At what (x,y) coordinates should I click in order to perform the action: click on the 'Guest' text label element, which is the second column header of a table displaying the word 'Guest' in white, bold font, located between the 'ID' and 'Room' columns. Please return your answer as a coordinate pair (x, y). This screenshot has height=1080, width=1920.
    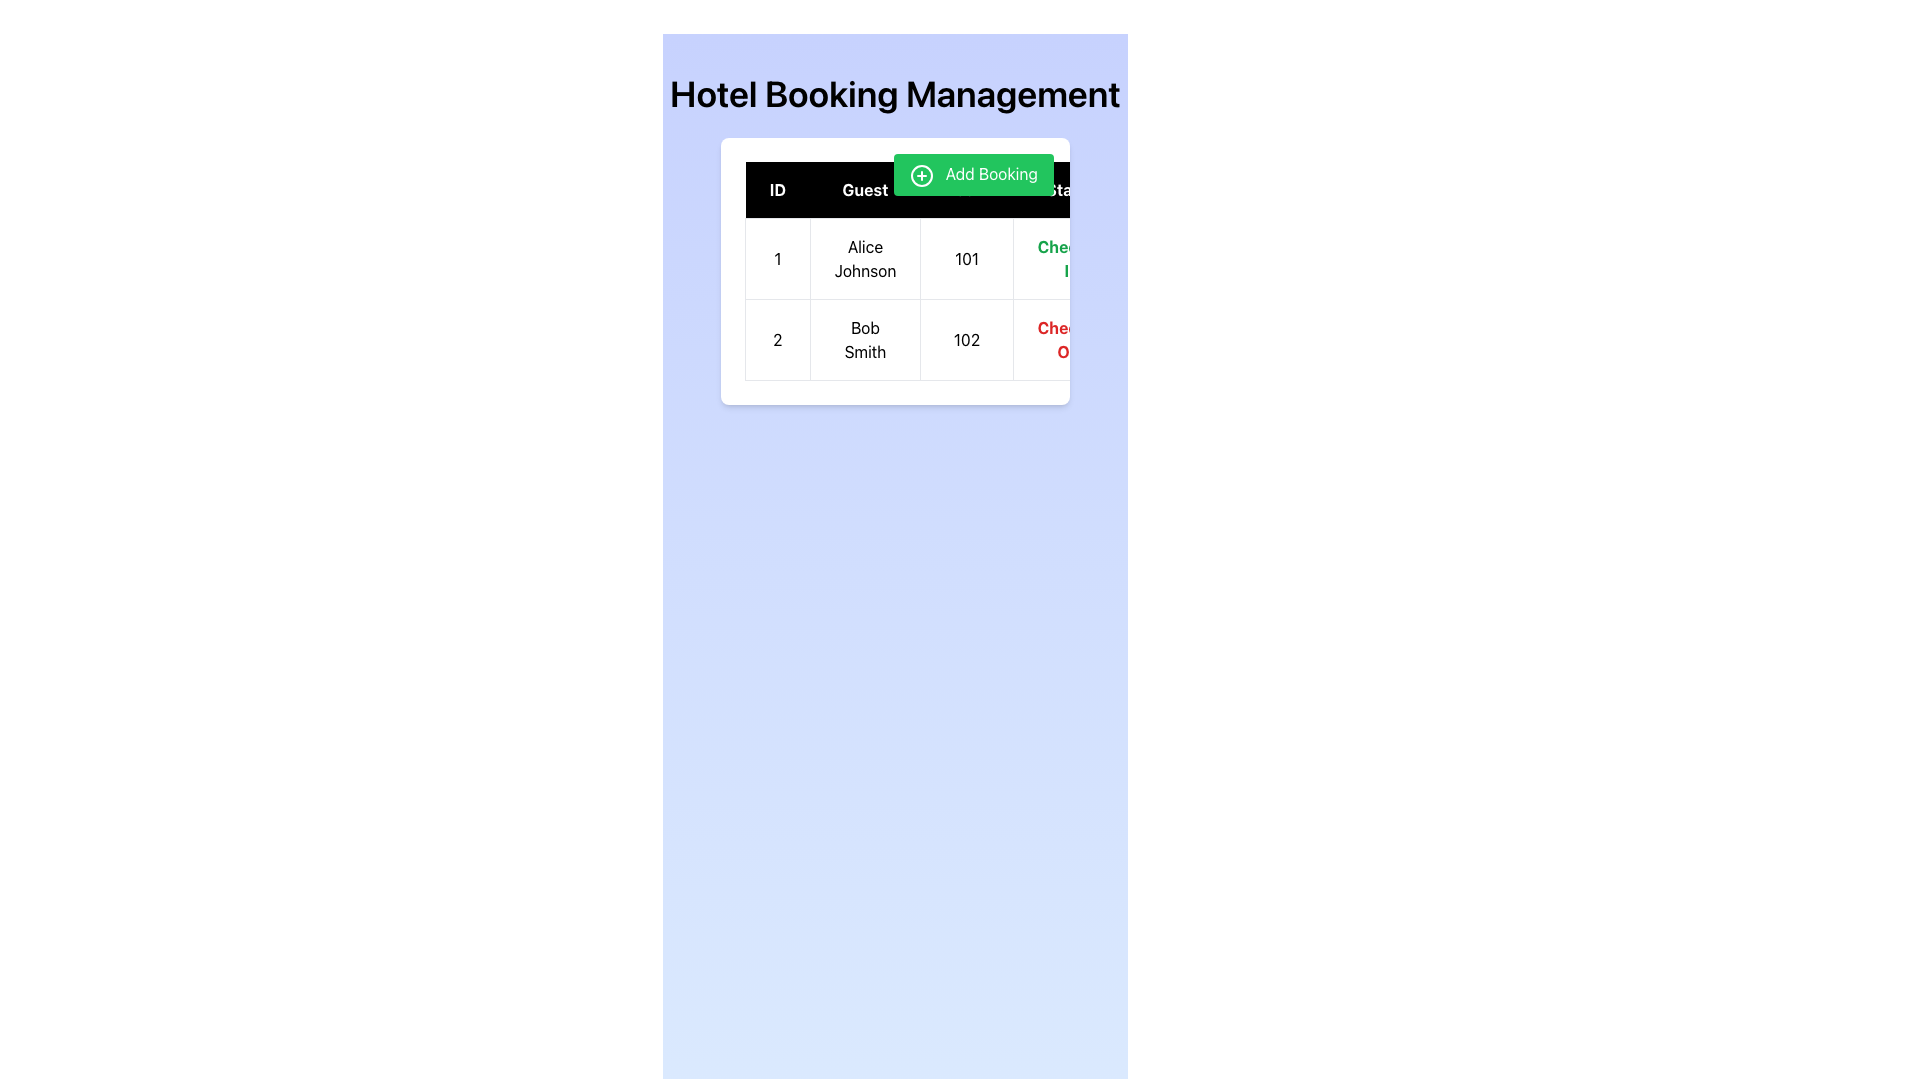
    Looking at the image, I should click on (865, 190).